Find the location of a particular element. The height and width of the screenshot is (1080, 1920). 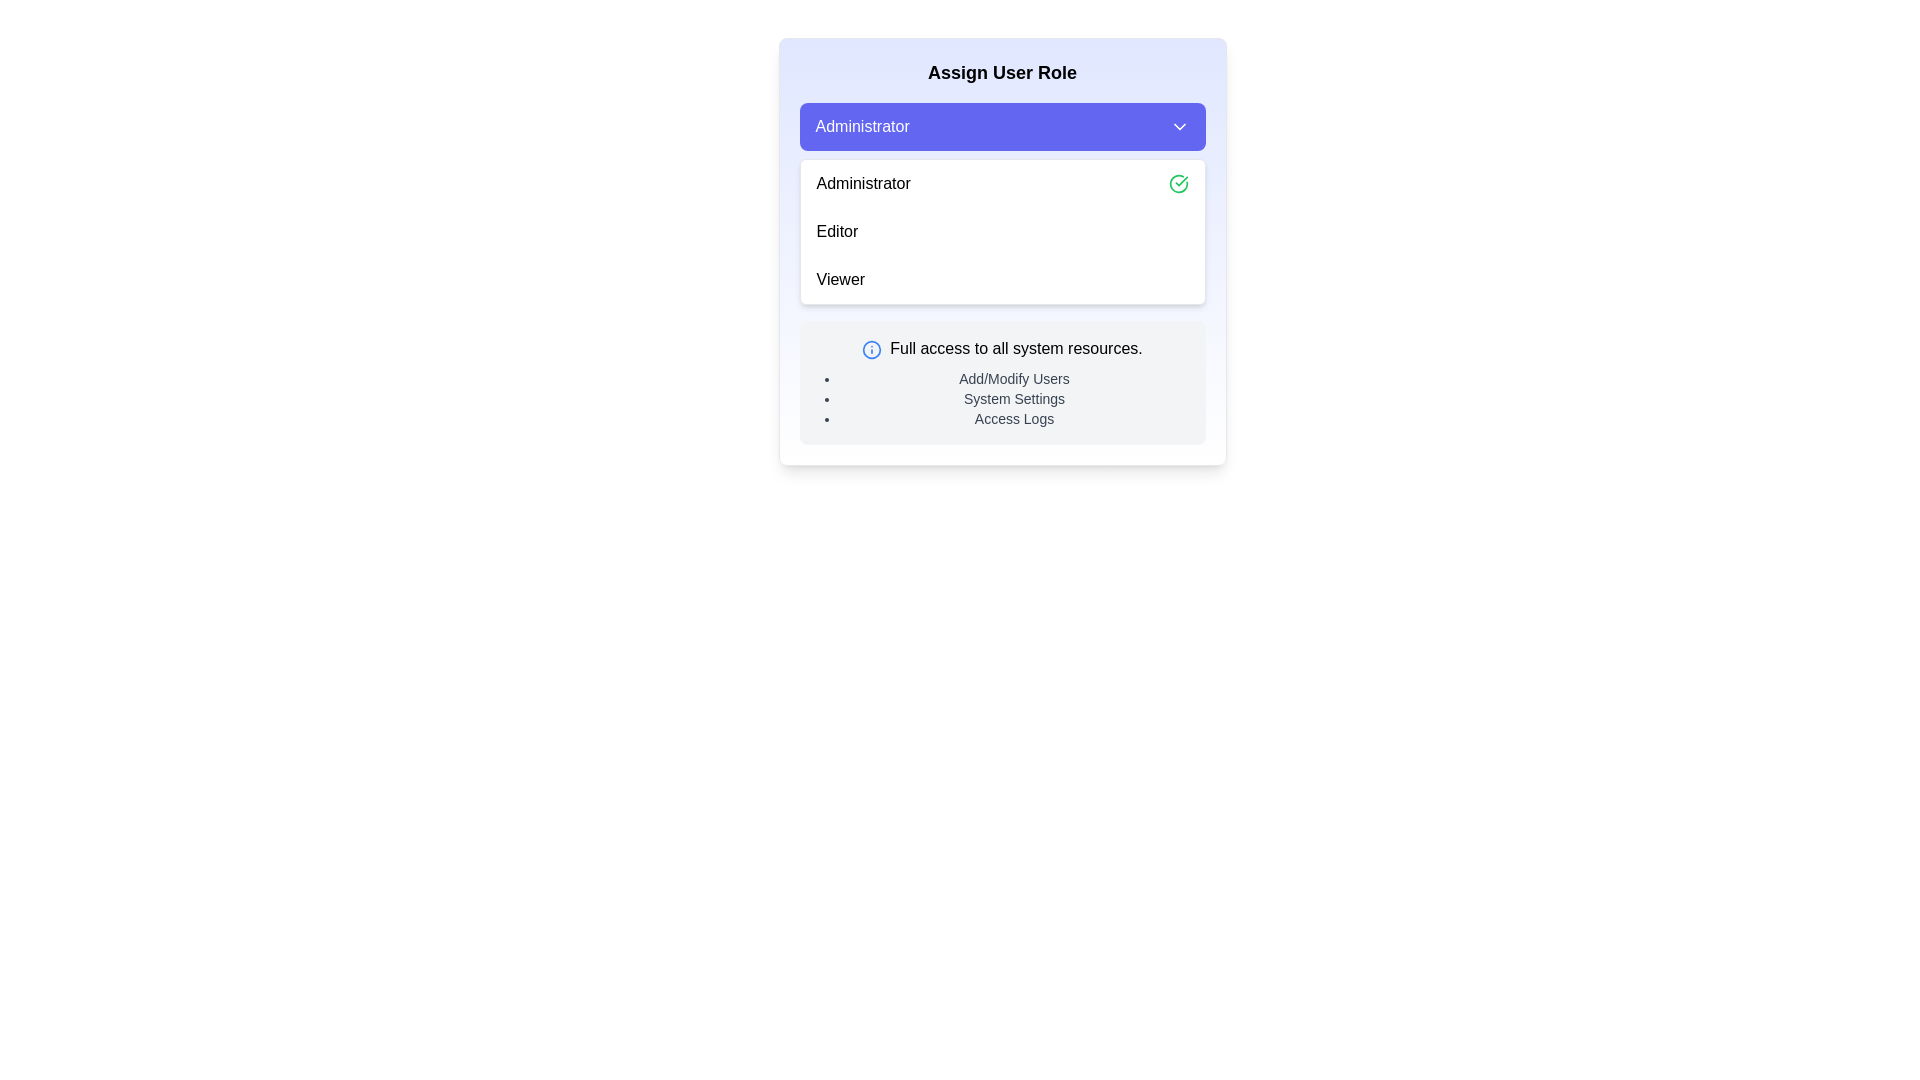

the text label that describes user role permissions, located beneath the 'Assign User Role' dropdown and to the right of an informational icon is located at coordinates (1016, 347).